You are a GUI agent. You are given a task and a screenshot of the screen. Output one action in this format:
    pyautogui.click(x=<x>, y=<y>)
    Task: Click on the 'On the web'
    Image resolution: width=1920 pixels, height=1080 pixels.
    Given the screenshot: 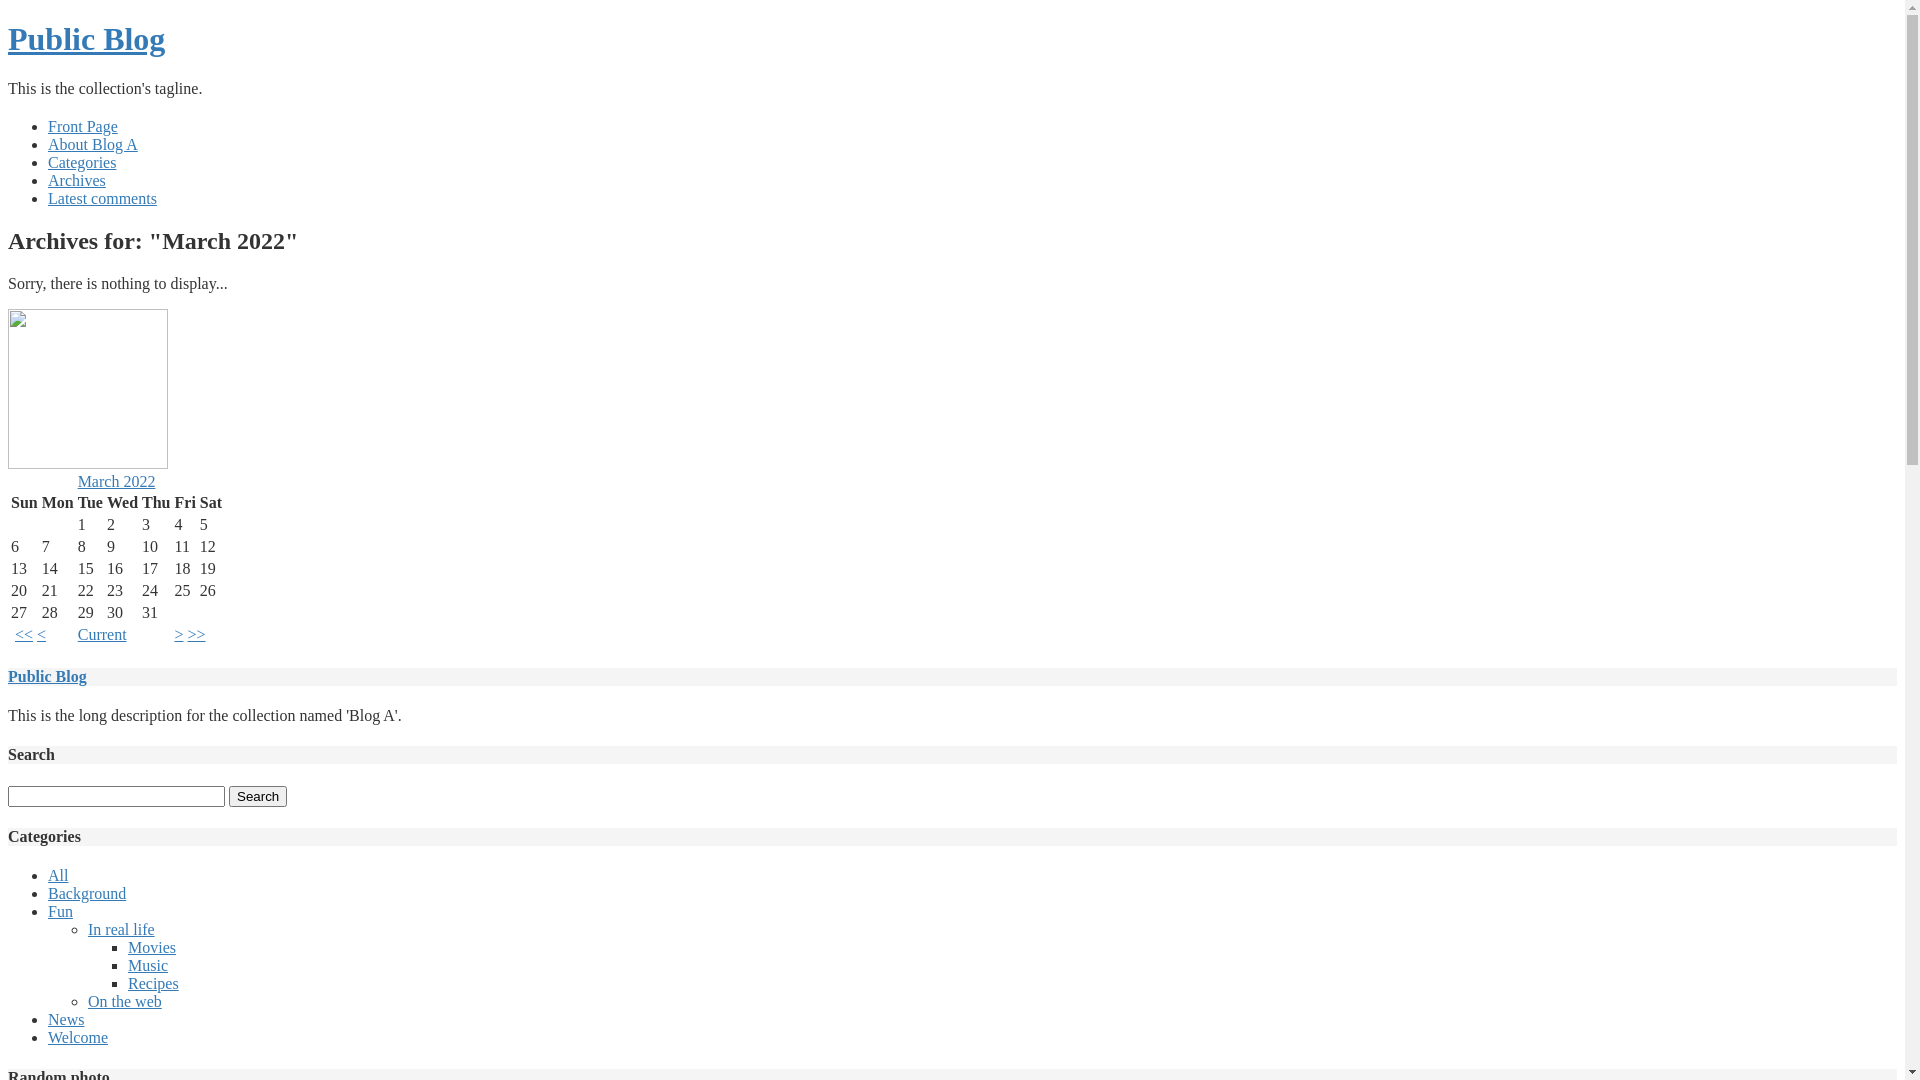 What is the action you would take?
    pyautogui.click(x=86, y=1001)
    